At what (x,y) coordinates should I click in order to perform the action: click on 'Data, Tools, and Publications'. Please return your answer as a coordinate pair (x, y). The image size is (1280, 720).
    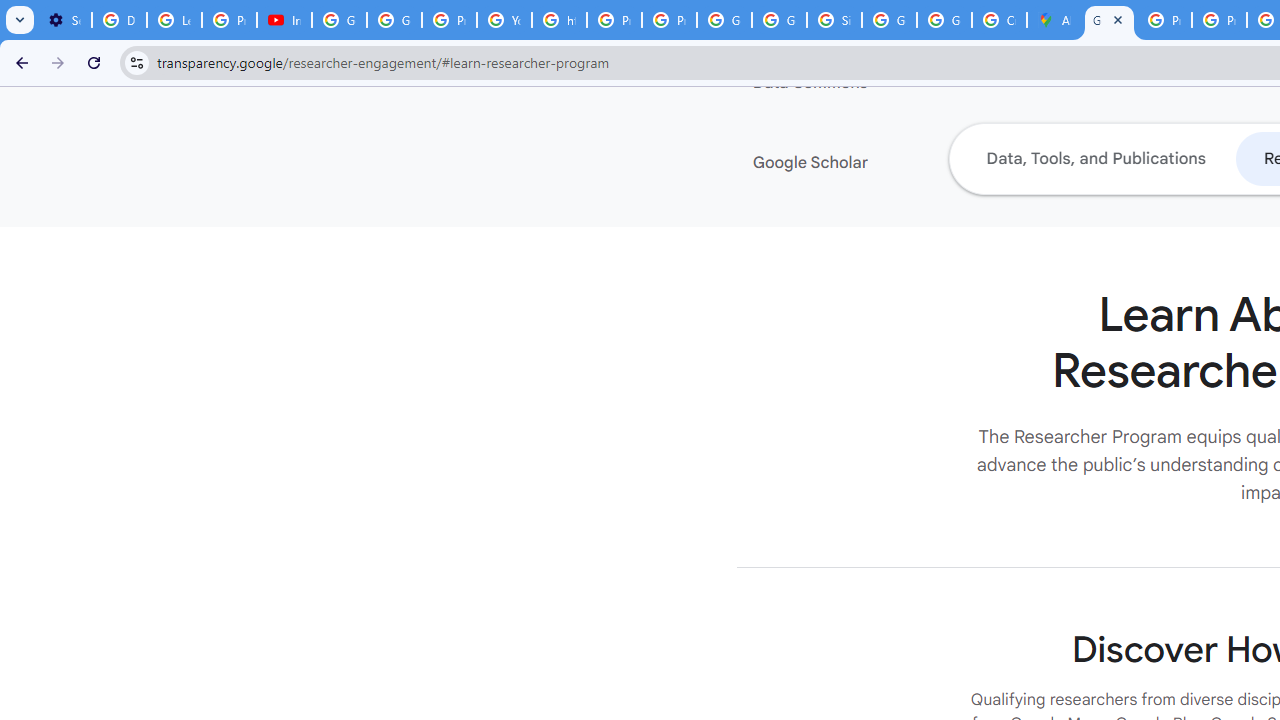
    Looking at the image, I should click on (1094, 157).